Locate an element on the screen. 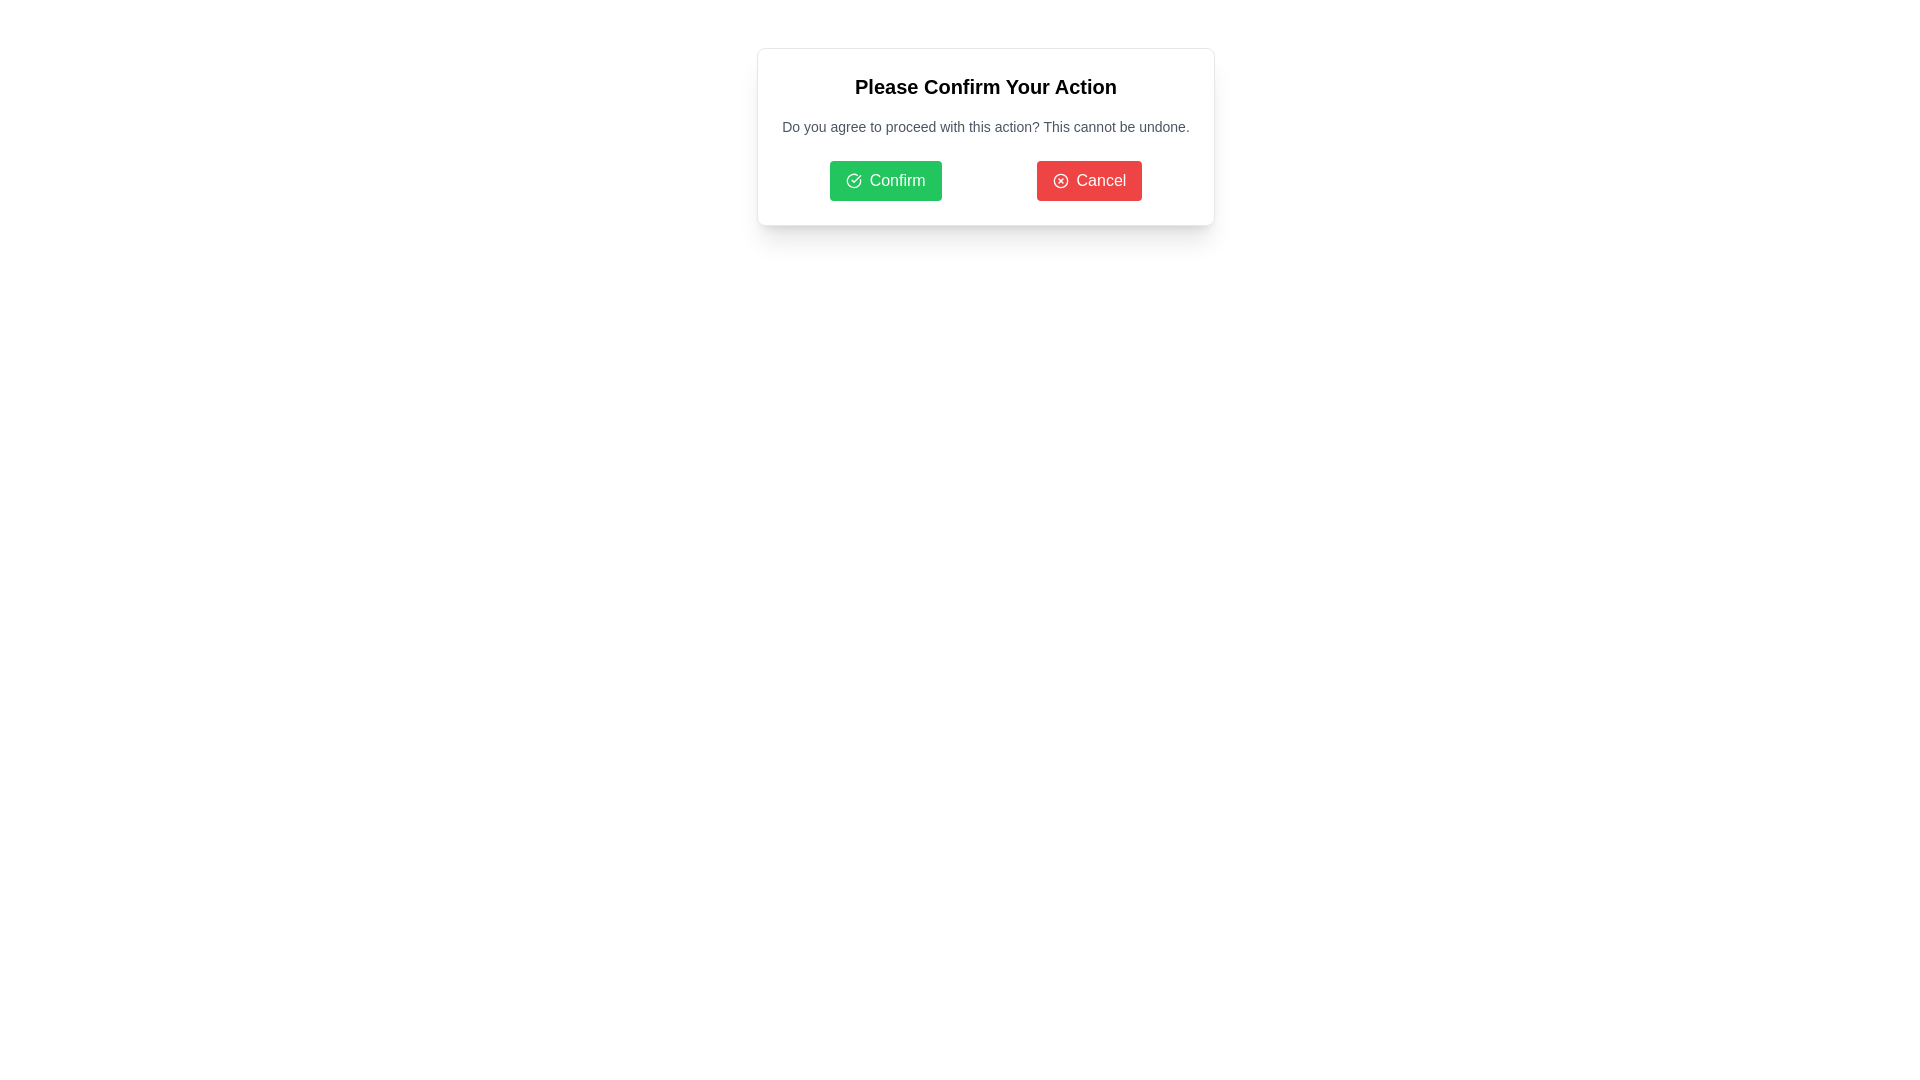 The image size is (1920, 1080). the 'Cancel' button located beneath the title 'Please Confirm Your Action' in the modal UI to abort the current operation is located at coordinates (1088, 181).